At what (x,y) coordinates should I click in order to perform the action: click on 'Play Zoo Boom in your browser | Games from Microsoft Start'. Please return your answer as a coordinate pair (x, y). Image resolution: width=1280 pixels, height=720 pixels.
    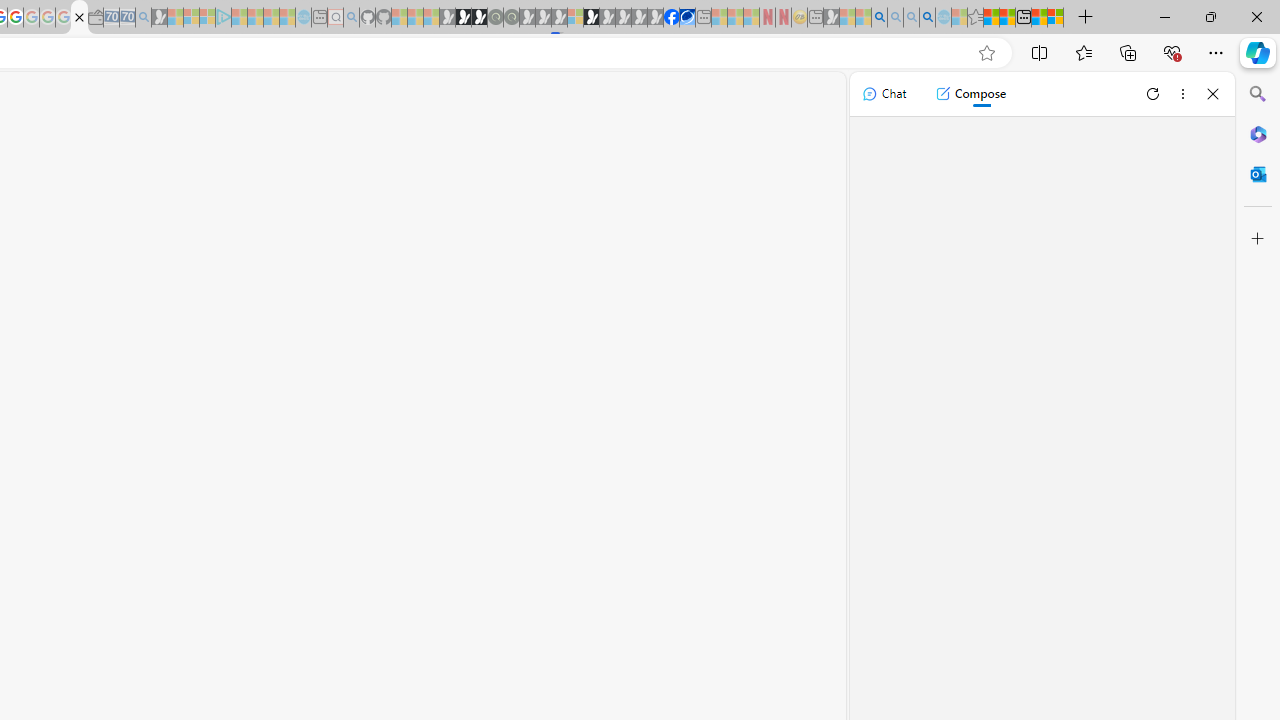
    Looking at the image, I should click on (462, 17).